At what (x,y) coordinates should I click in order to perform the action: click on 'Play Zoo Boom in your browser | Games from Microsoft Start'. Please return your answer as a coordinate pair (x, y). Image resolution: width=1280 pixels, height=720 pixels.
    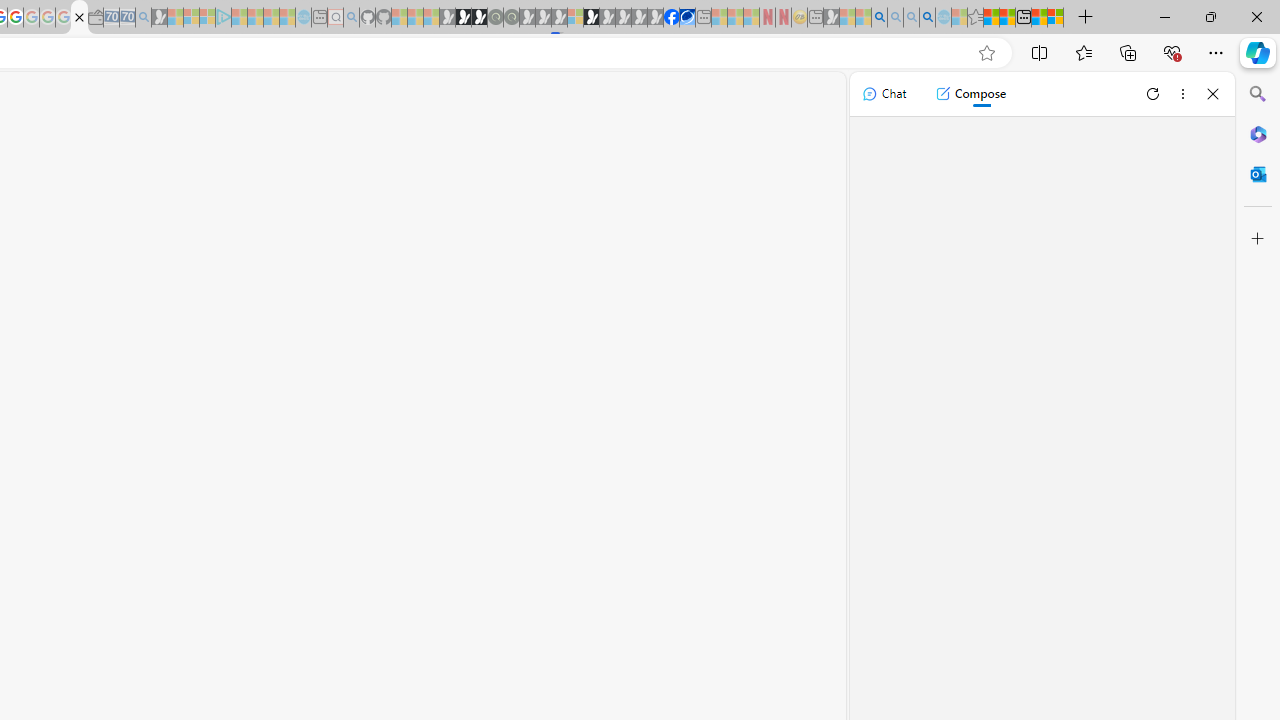
    Looking at the image, I should click on (462, 17).